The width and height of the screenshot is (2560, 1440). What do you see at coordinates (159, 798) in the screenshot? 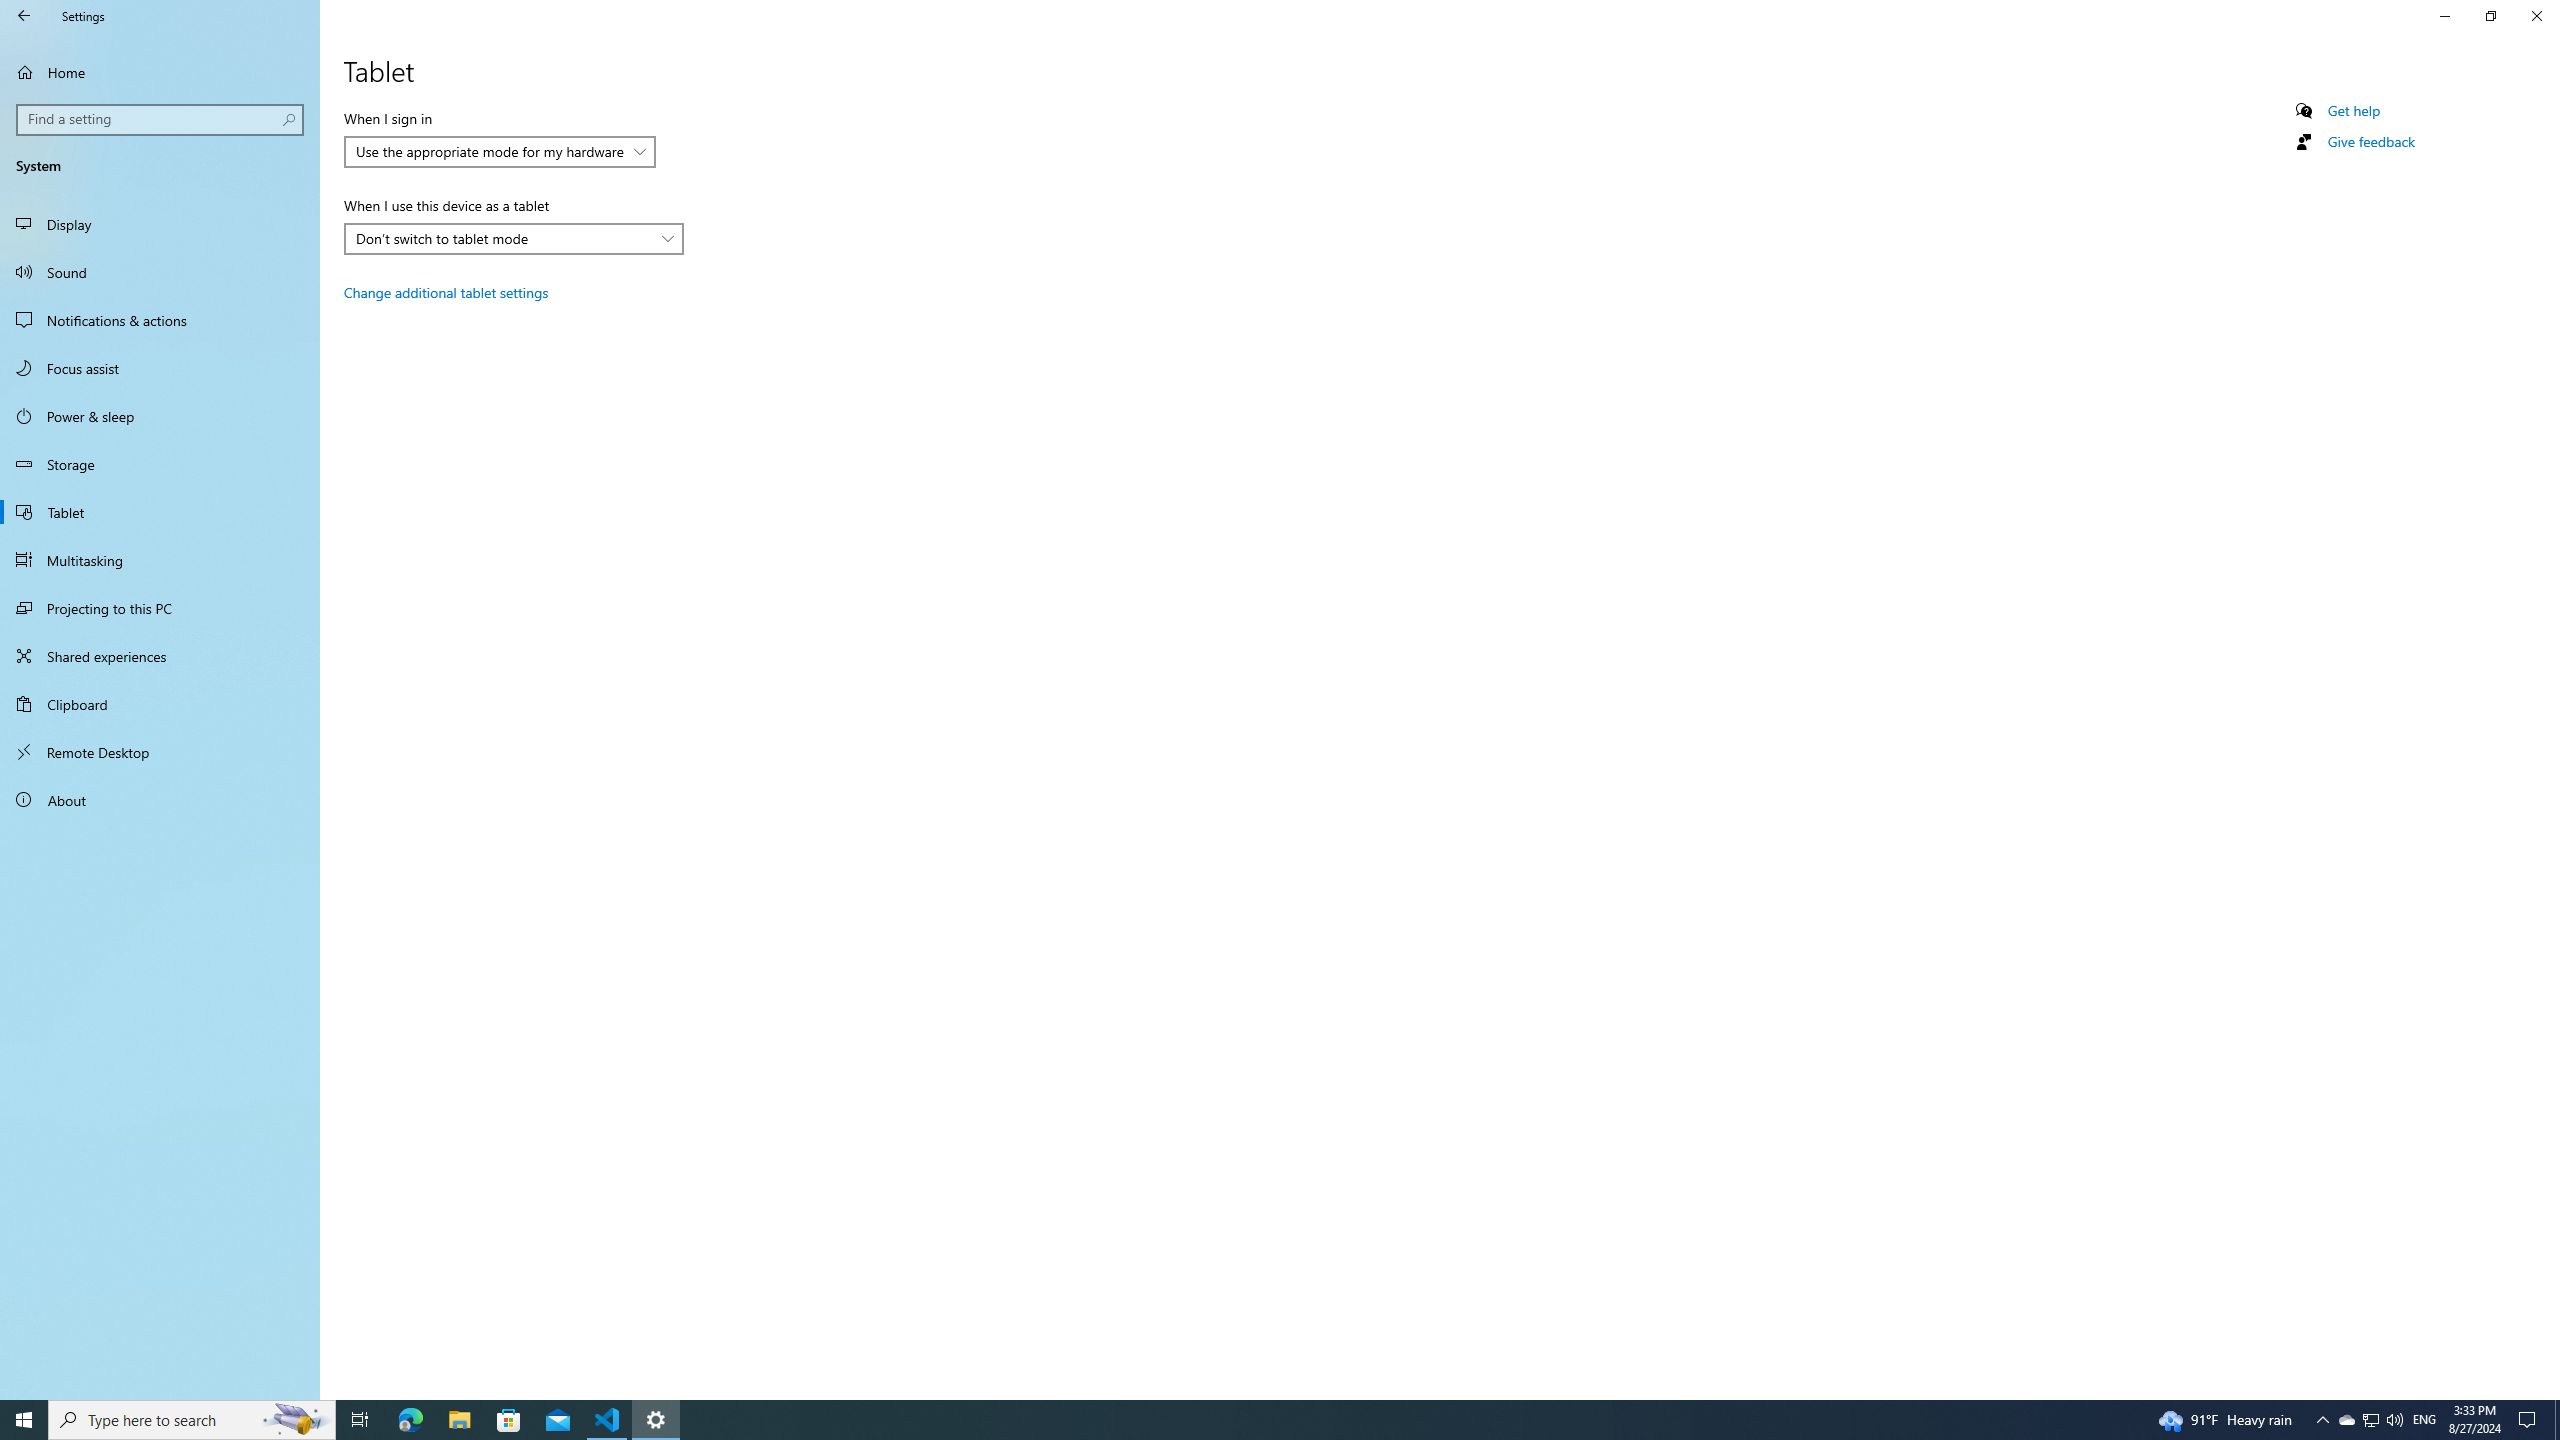
I see `'About'` at bounding box center [159, 798].